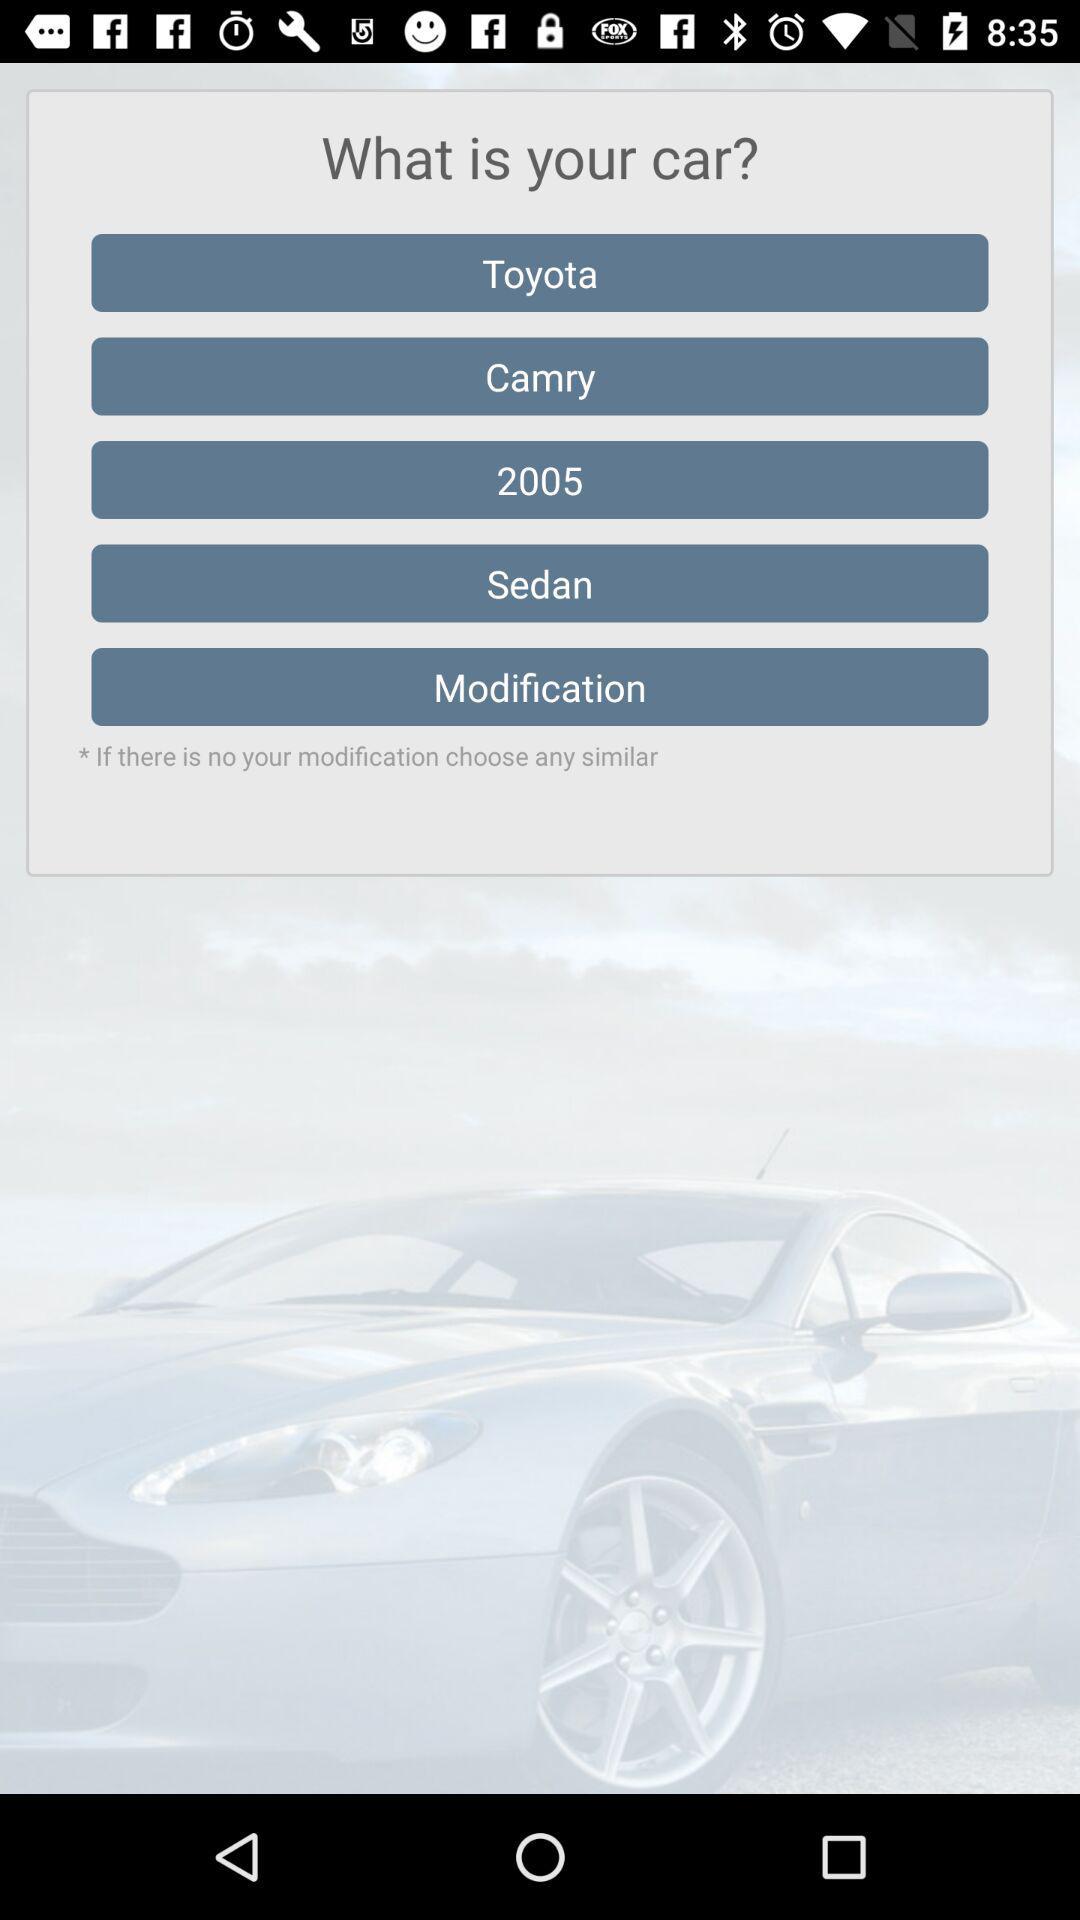 This screenshot has height=1920, width=1080. Describe the element at coordinates (540, 272) in the screenshot. I see `the toyota` at that location.